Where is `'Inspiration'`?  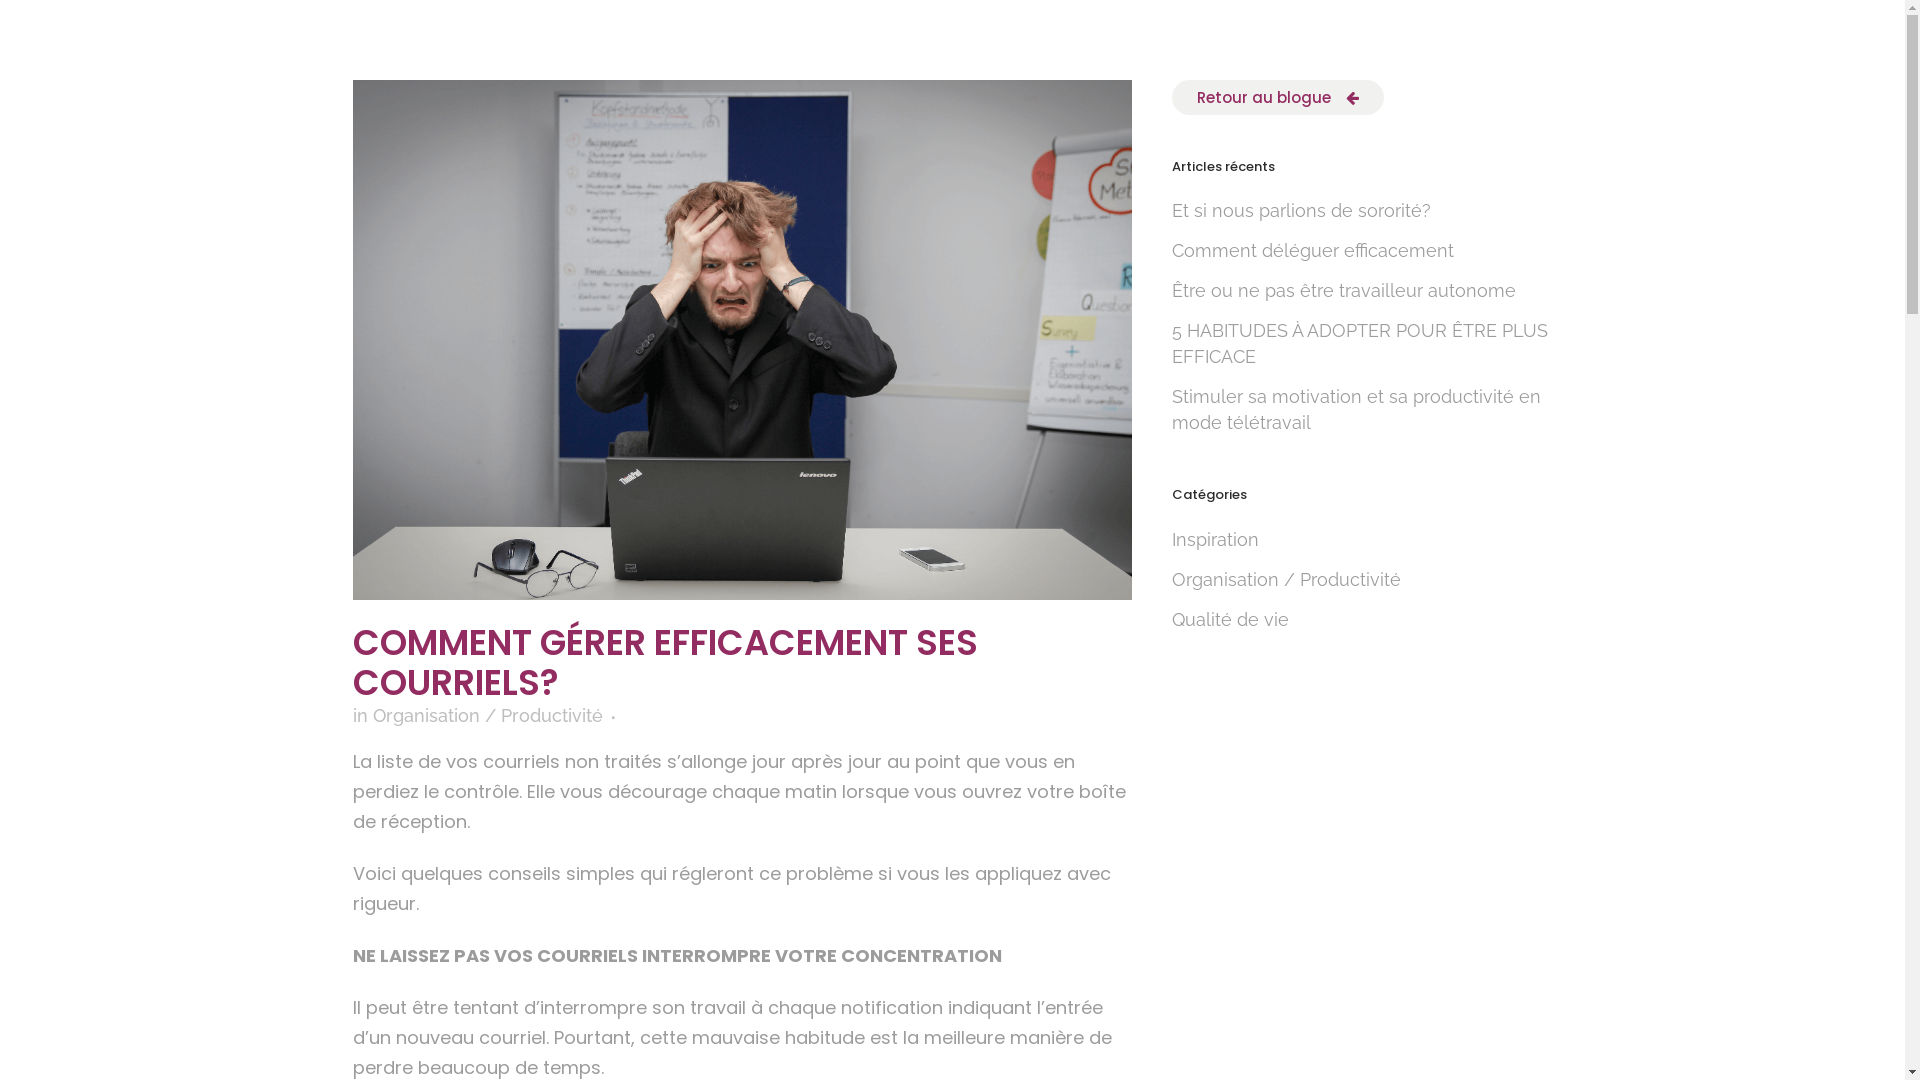
'Inspiration' is located at coordinates (1214, 538).